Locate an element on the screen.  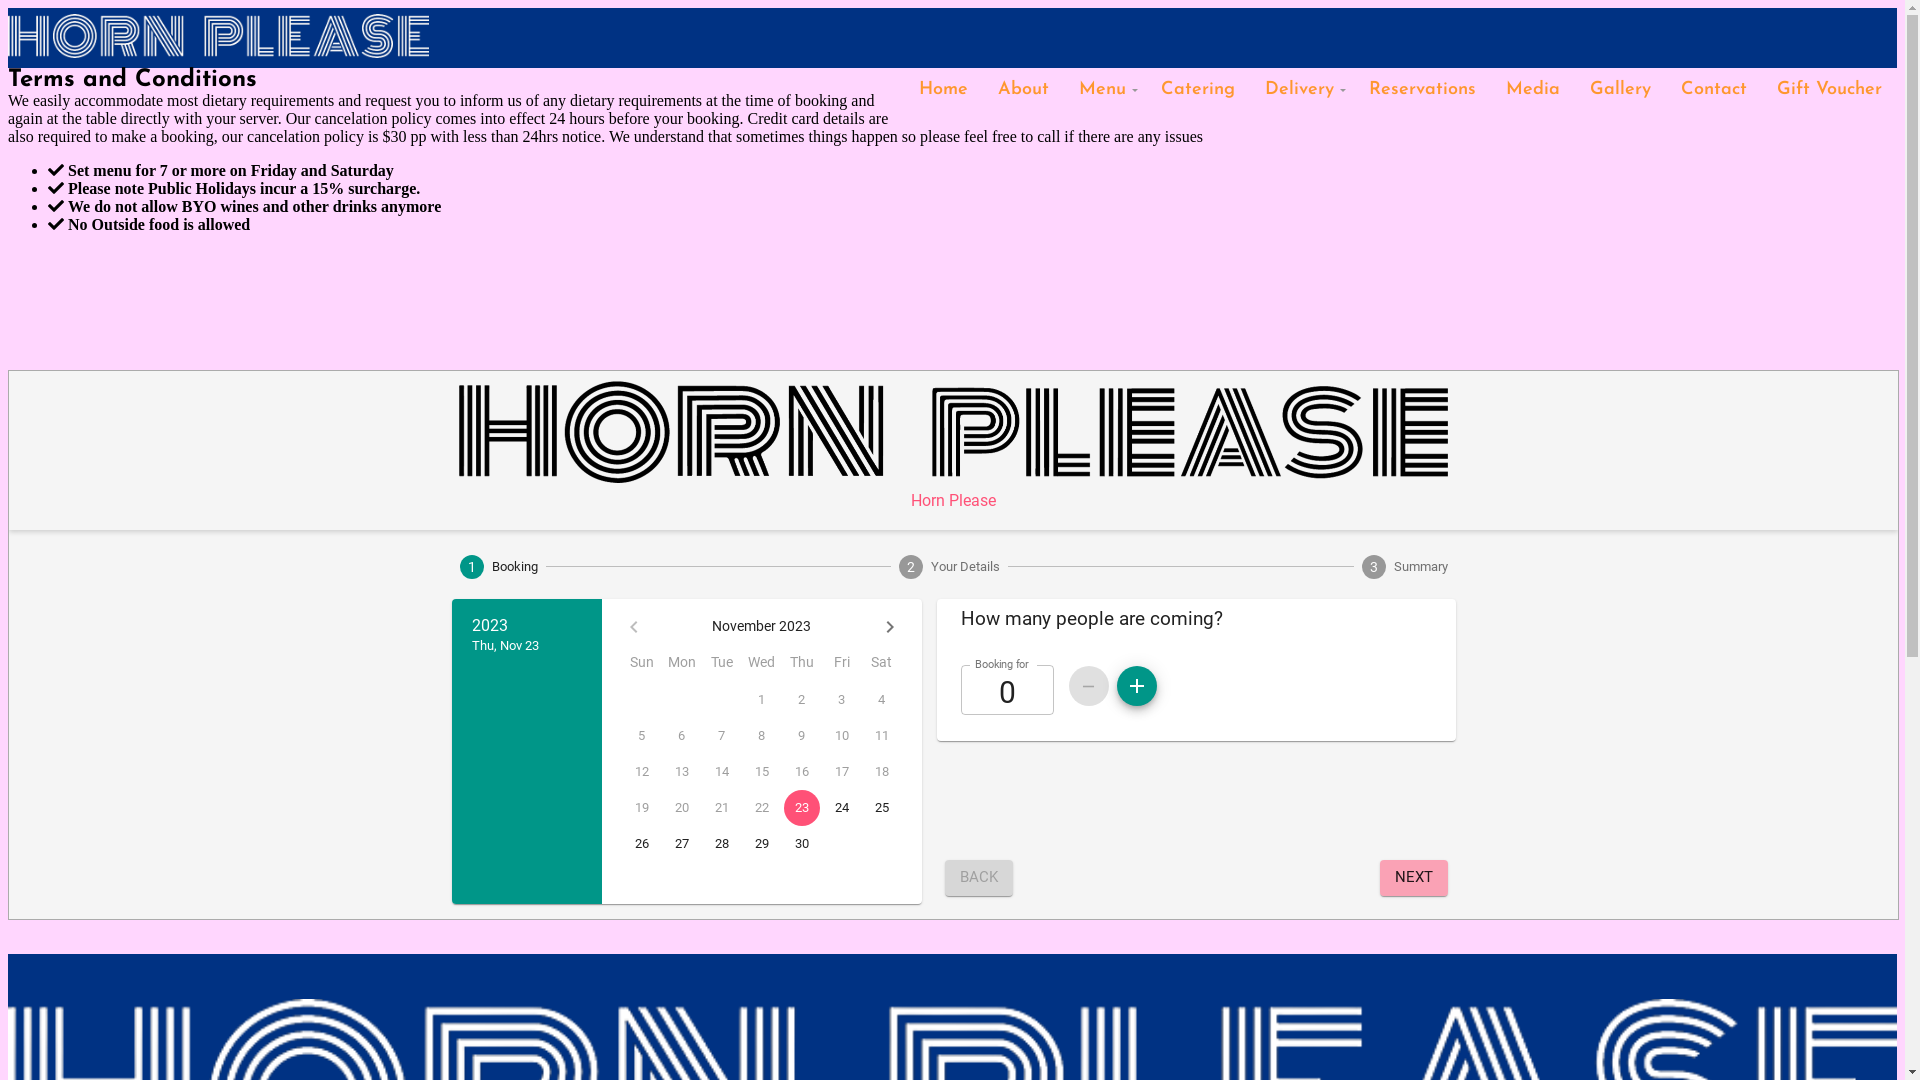
'Delivery' is located at coordinates (1301, 88).